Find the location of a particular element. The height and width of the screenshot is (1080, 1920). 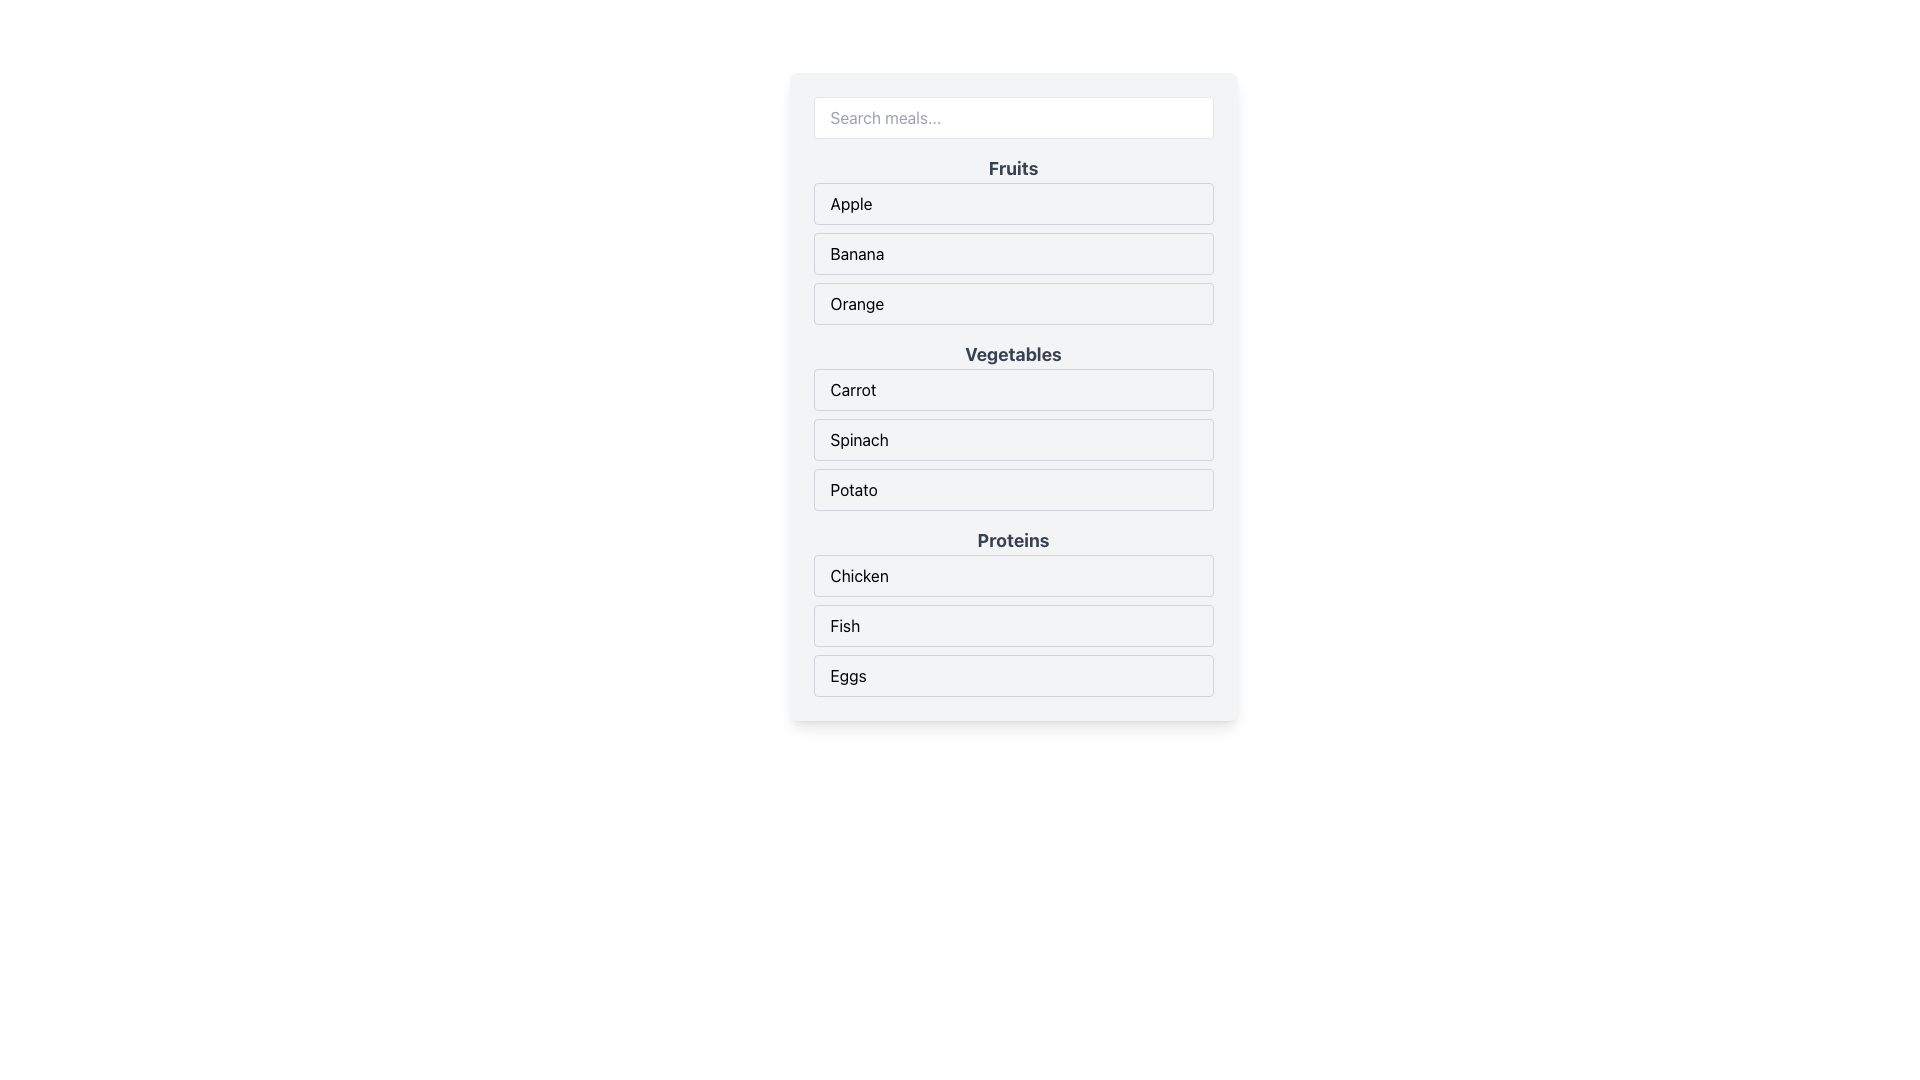

the third button-like menu item under the 'Vegetables' section is located at coordinates (1013, 489).